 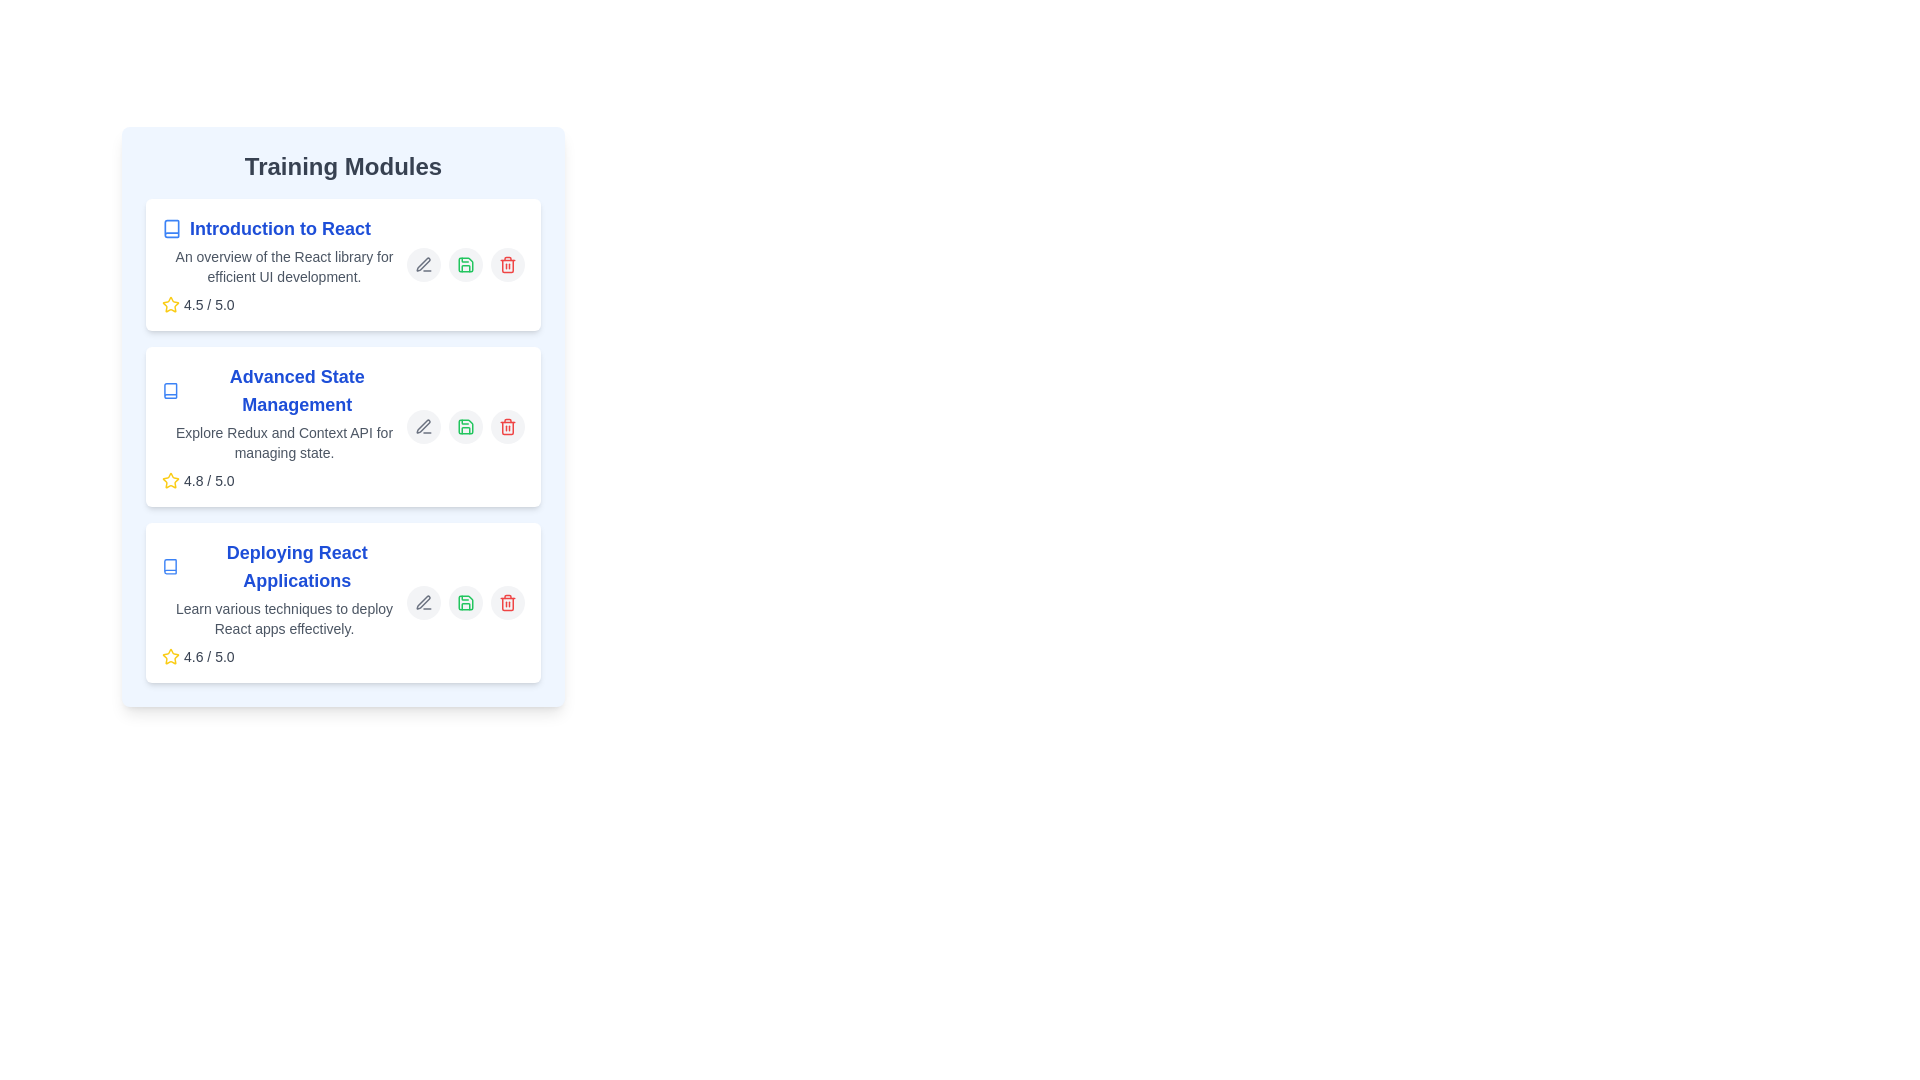 I want to click on the Star Icon located at the bottom-right corner of the 'Deploying React Applications' module, which serves as a rating indicator for the training module, so click(x=171, y=480).